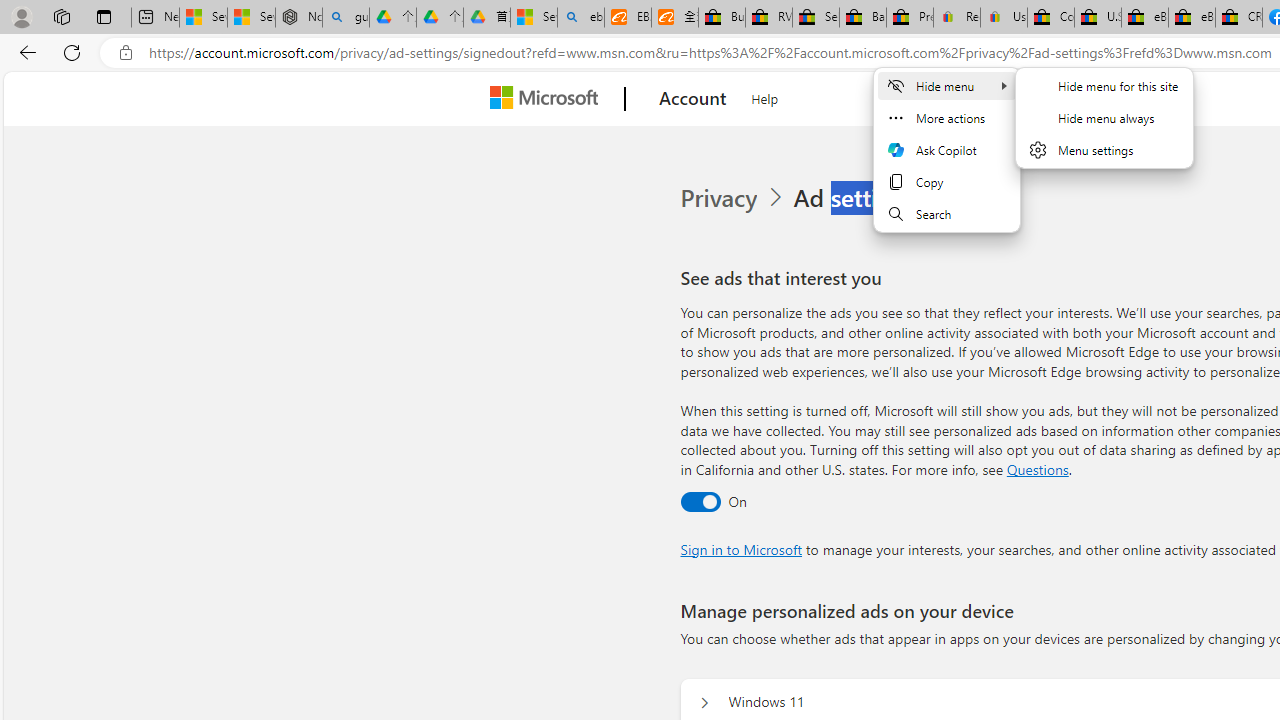  Describe the element at coordinates (740, 549) in the screenshot. I see `'Sign in to Microsoft'` at that location.